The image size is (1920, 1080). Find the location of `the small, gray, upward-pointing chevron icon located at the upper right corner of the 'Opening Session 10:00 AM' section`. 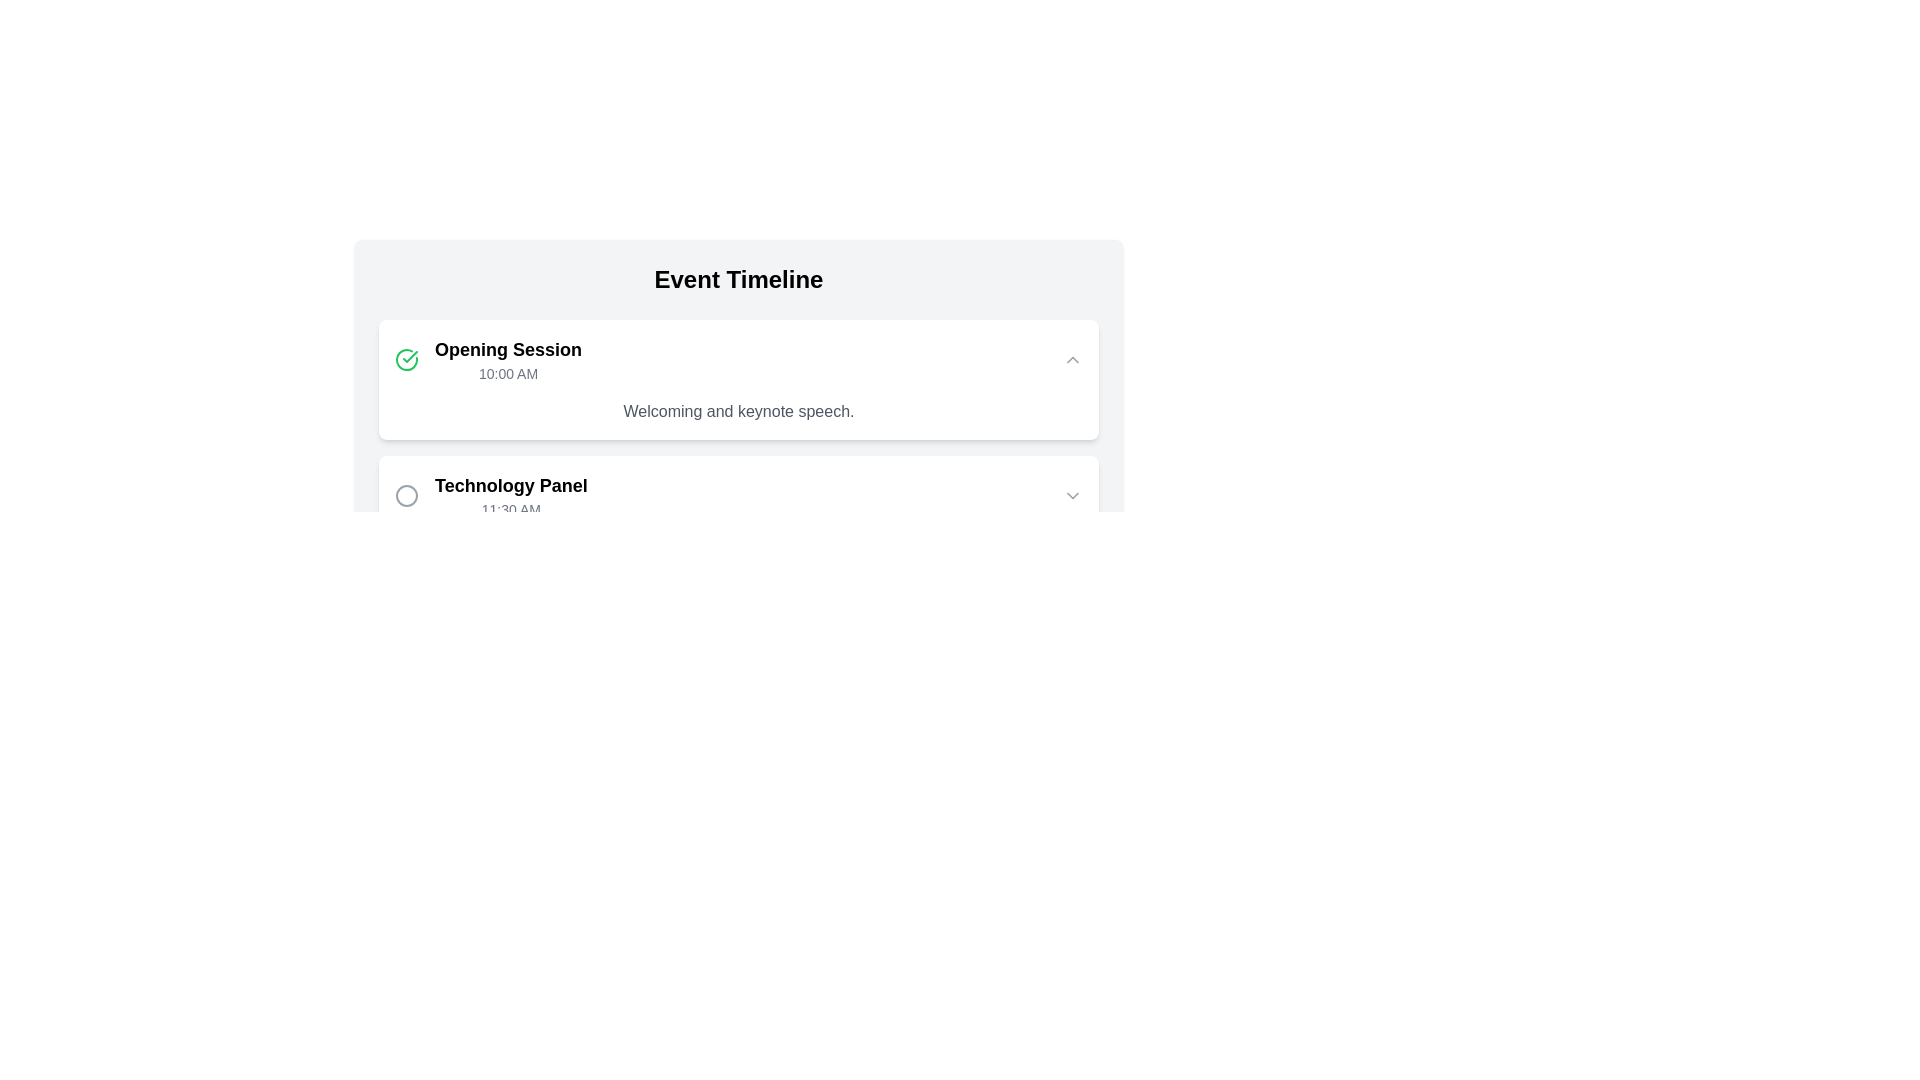

the small, gray, upward-pointing chevron icon located at the upper right corner of the 'Opening Session 10:00 AM' section is located at coordinates (1072, 358).